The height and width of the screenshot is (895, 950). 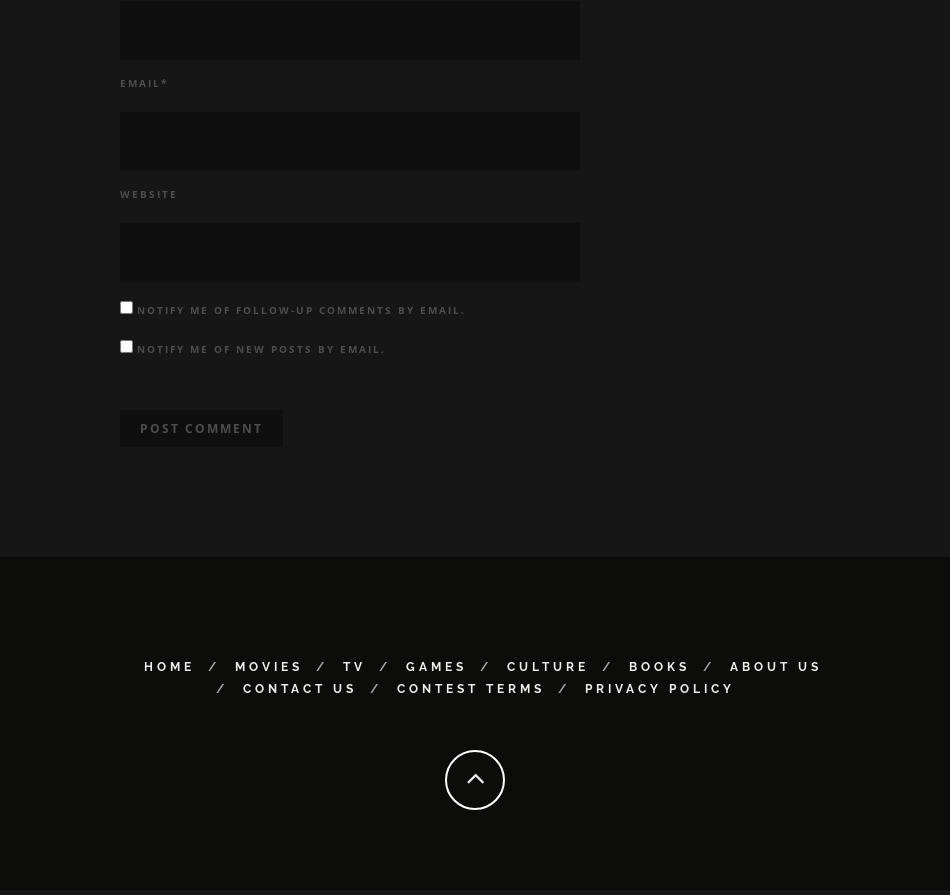 I want to click on 'Movies', so click(x=266, y=672).